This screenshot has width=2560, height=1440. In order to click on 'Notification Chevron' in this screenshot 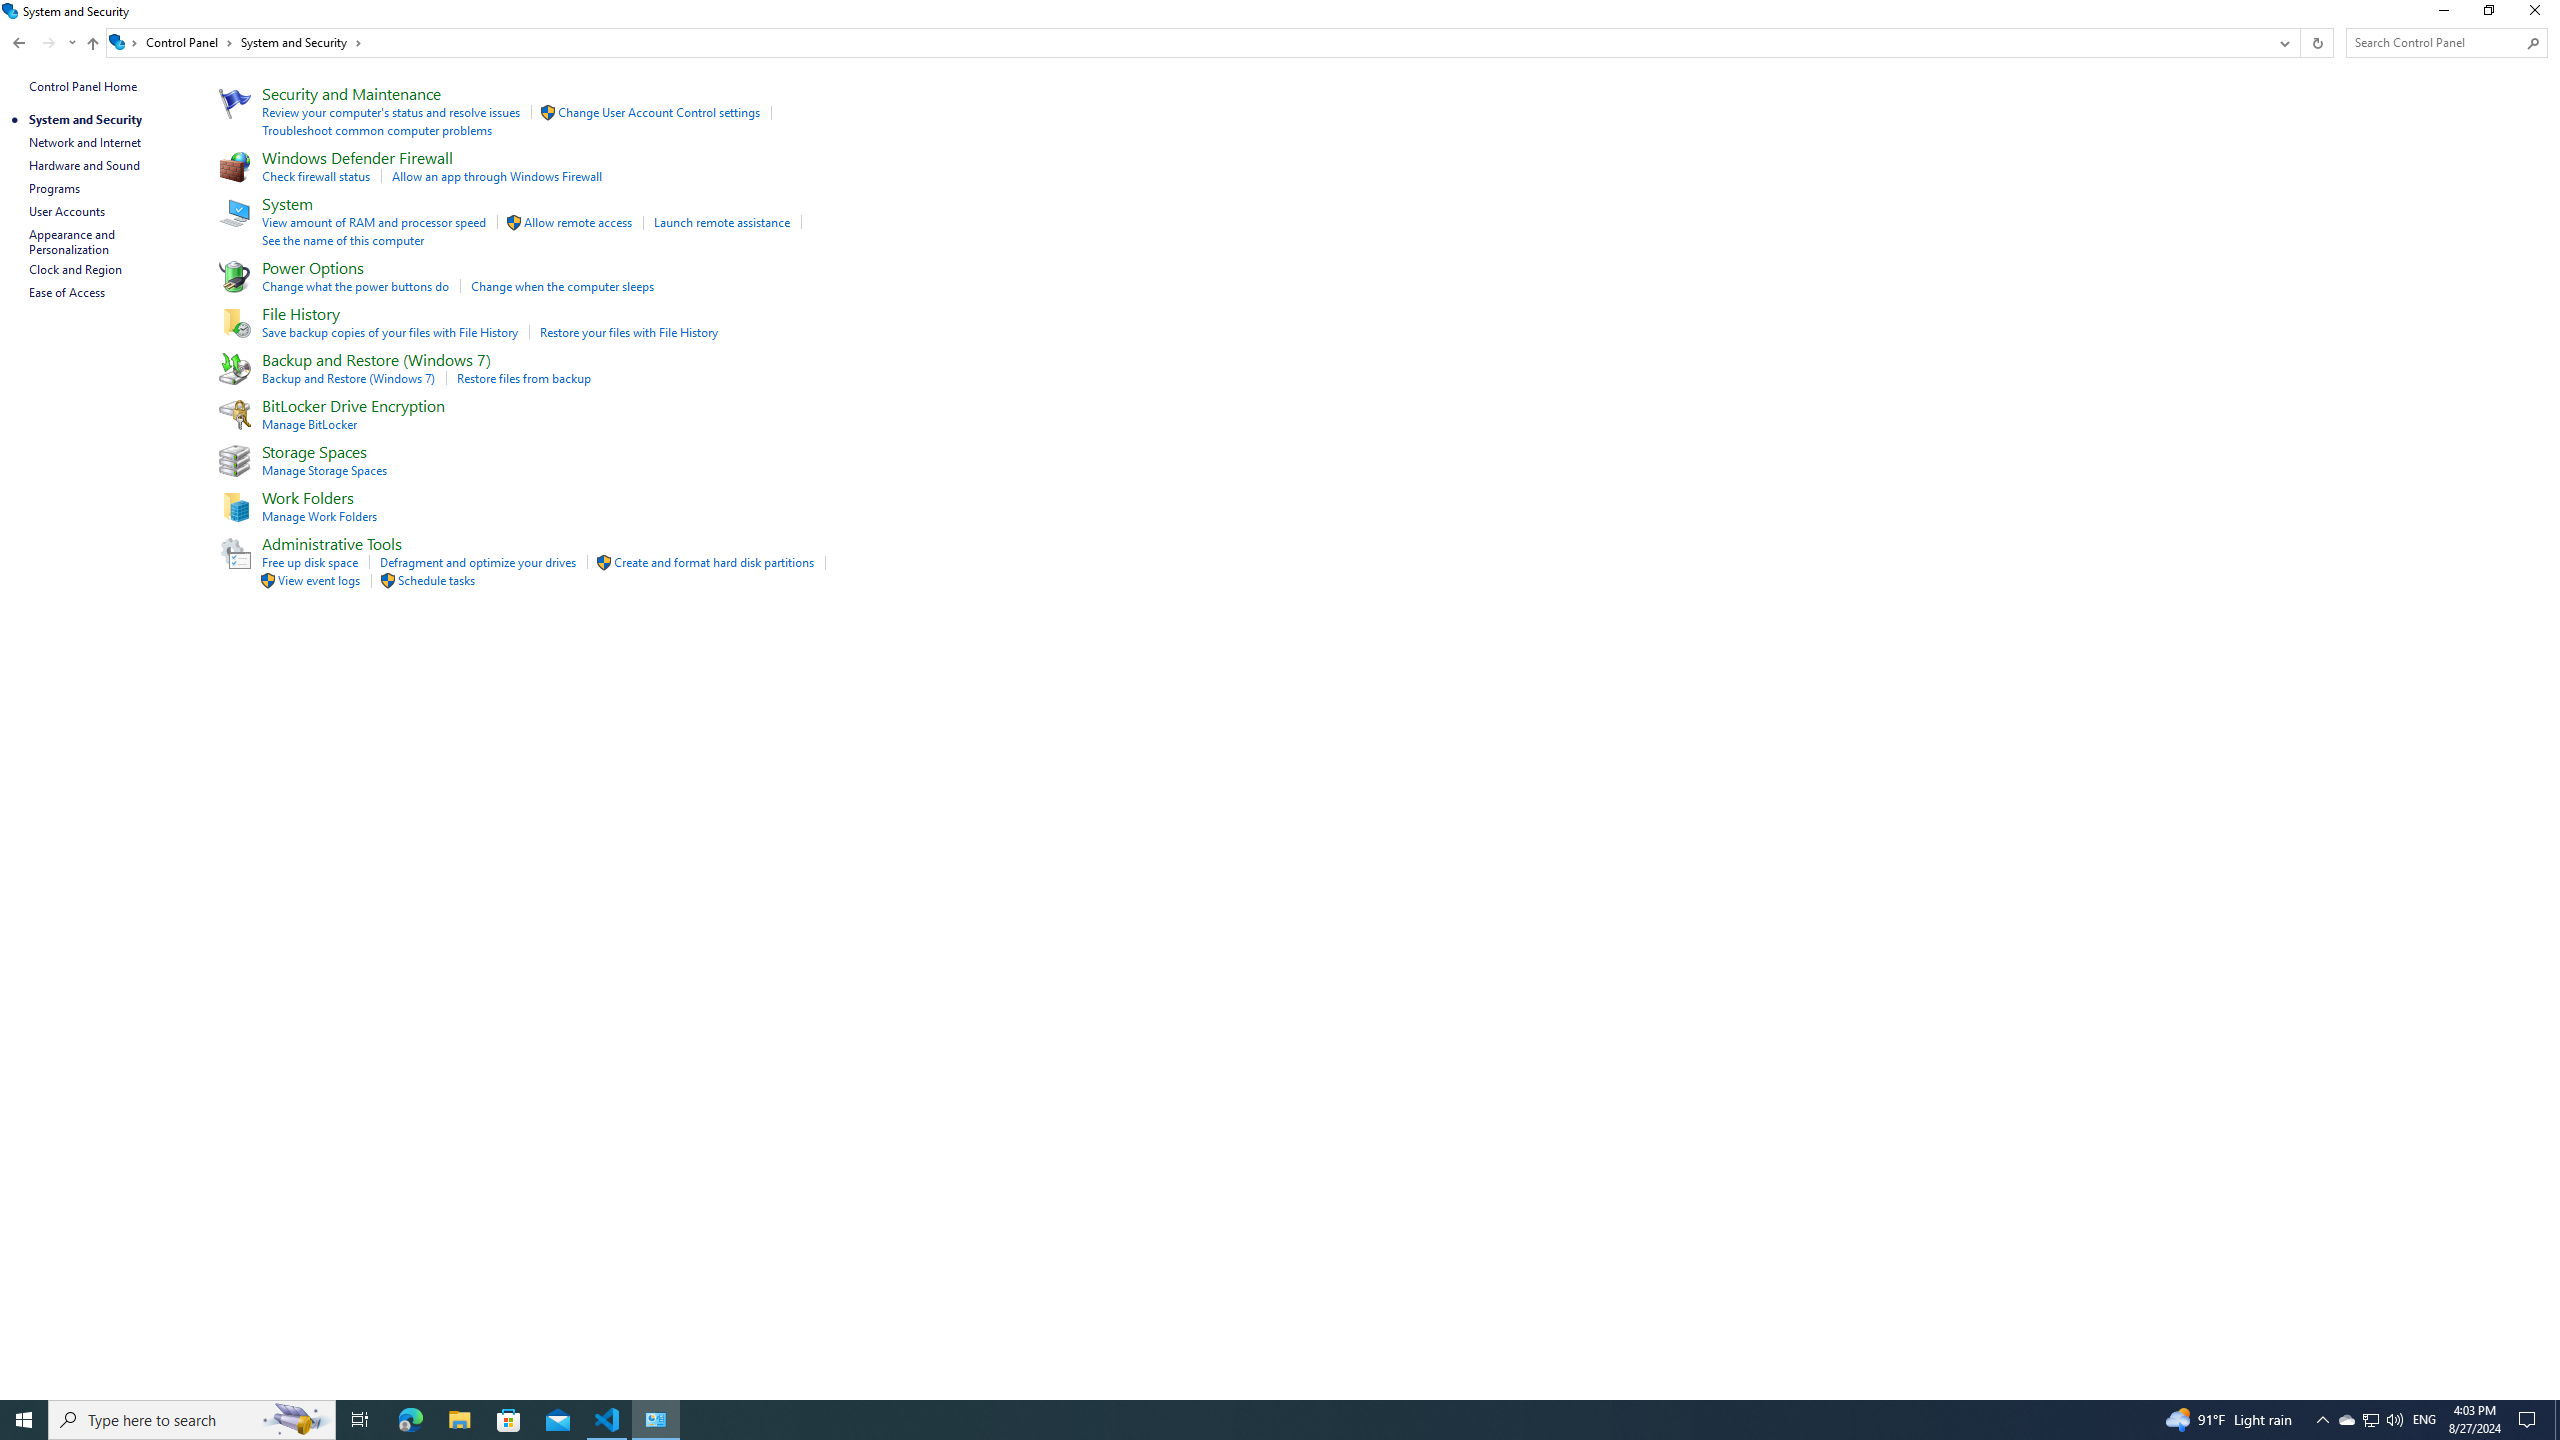, I will do `click(2323, 1418)`.